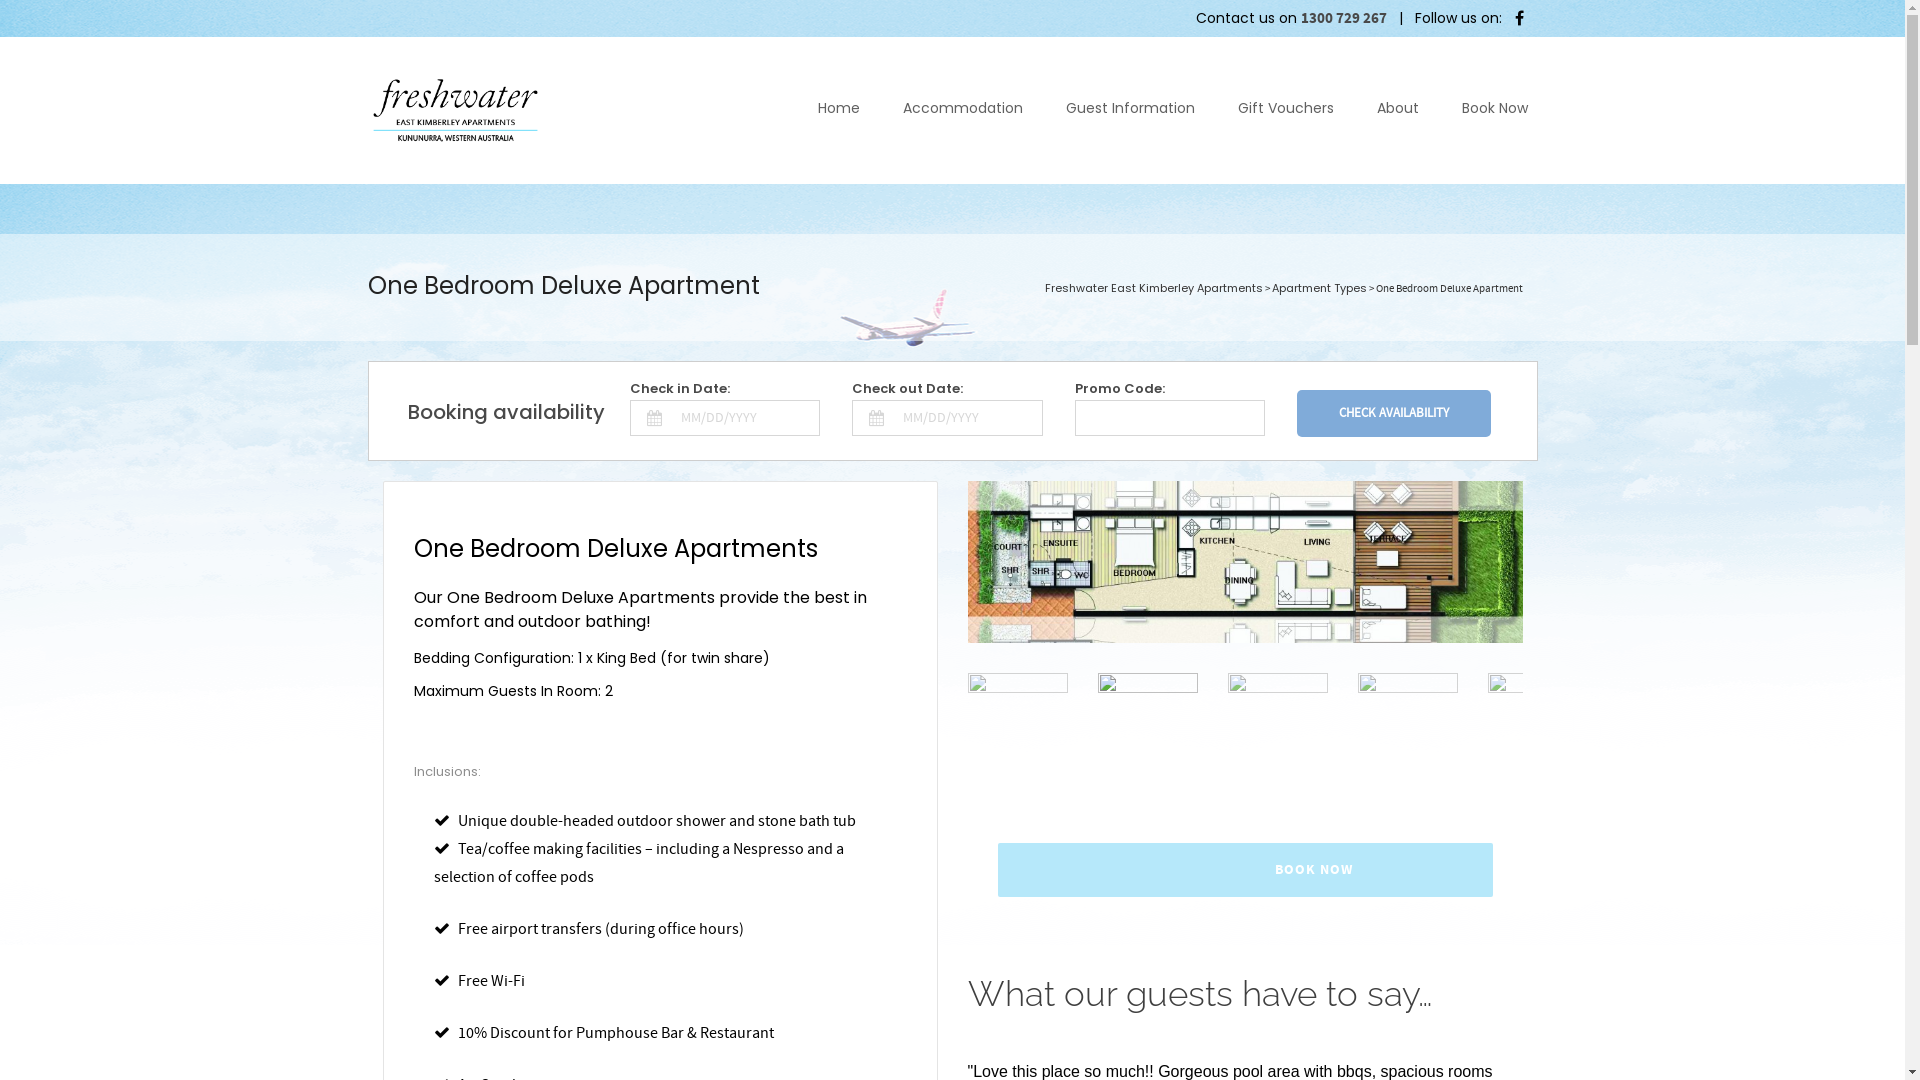 This screenshot has height=1080, width=1920. What do you see at coordinates (1392, 412) in the screenshot?
I see `'Check Availability'` at bounding box center [1392, 412].